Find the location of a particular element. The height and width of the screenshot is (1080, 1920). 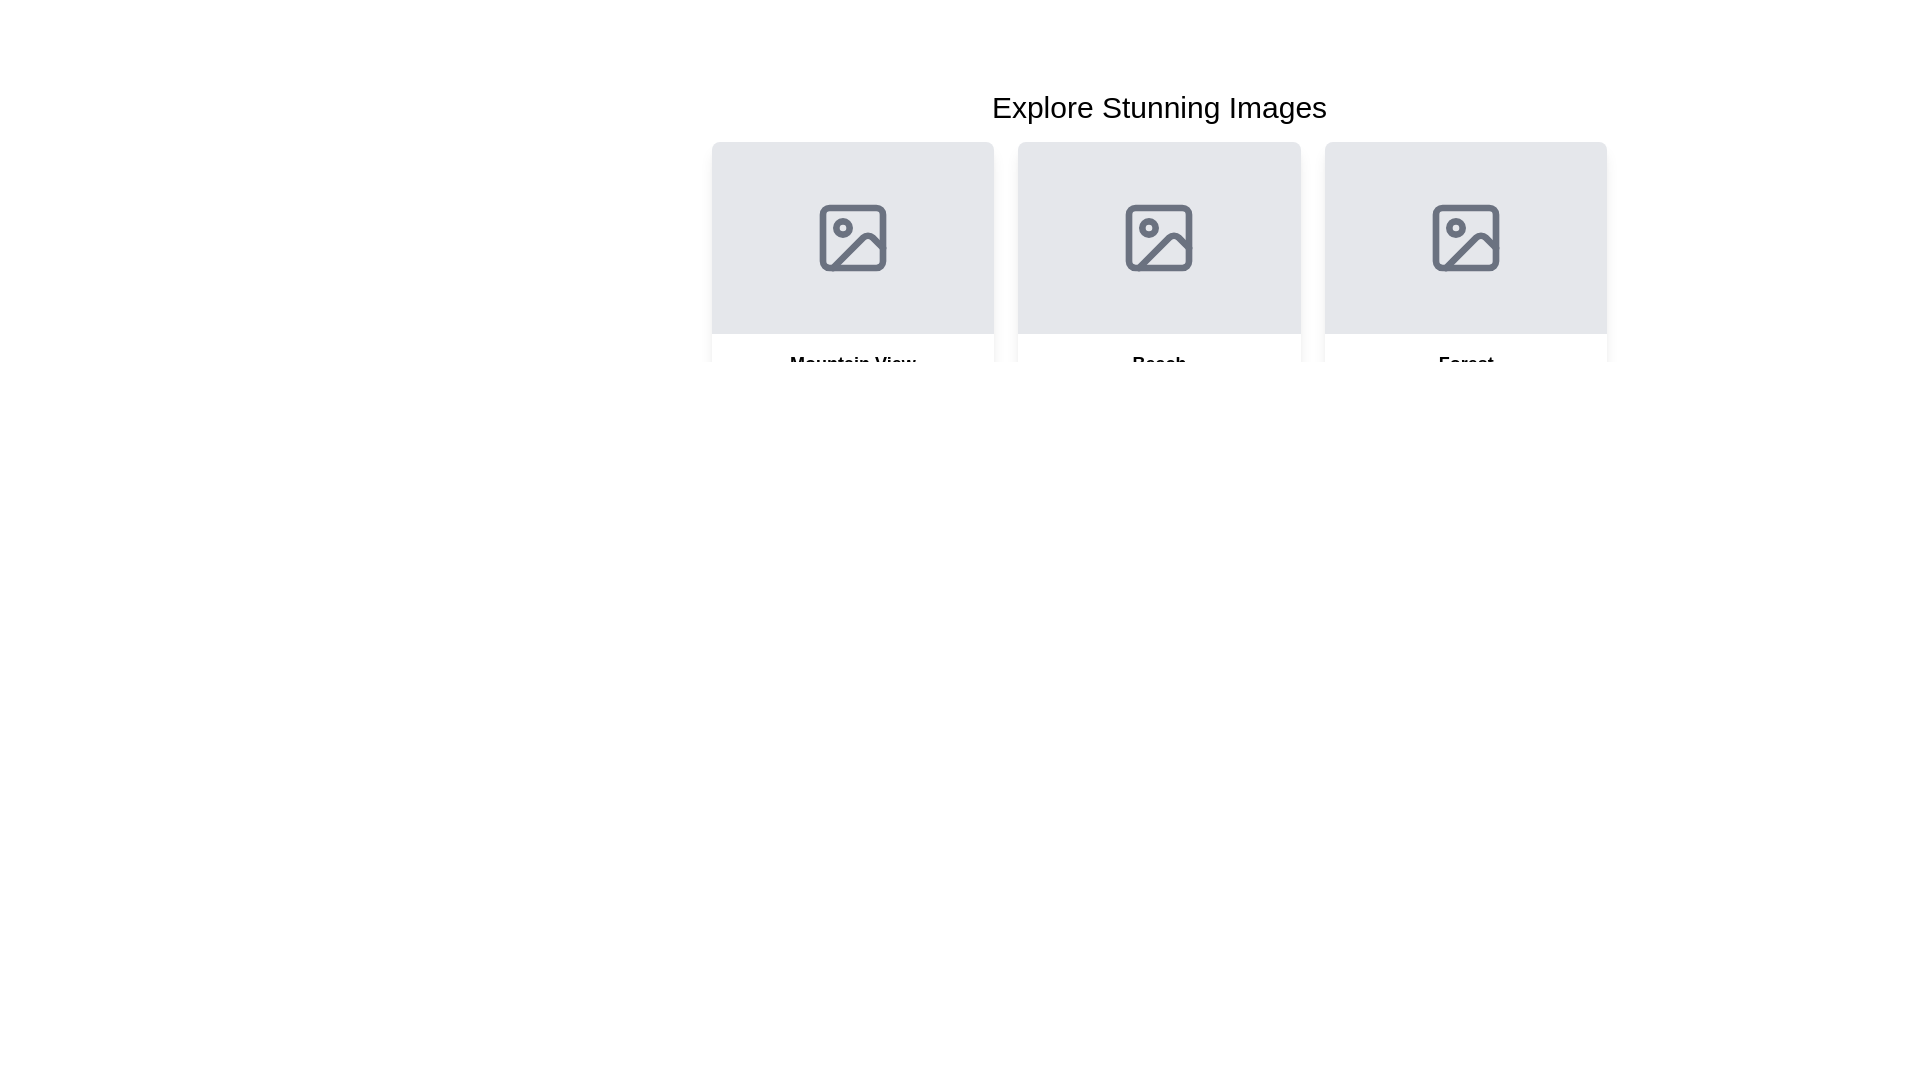

the text label that serves as a title for the card, positioned above the descriptive text and hashtag, within the 'Explore Stunning Images' grid is located at coordinates (852, 363).